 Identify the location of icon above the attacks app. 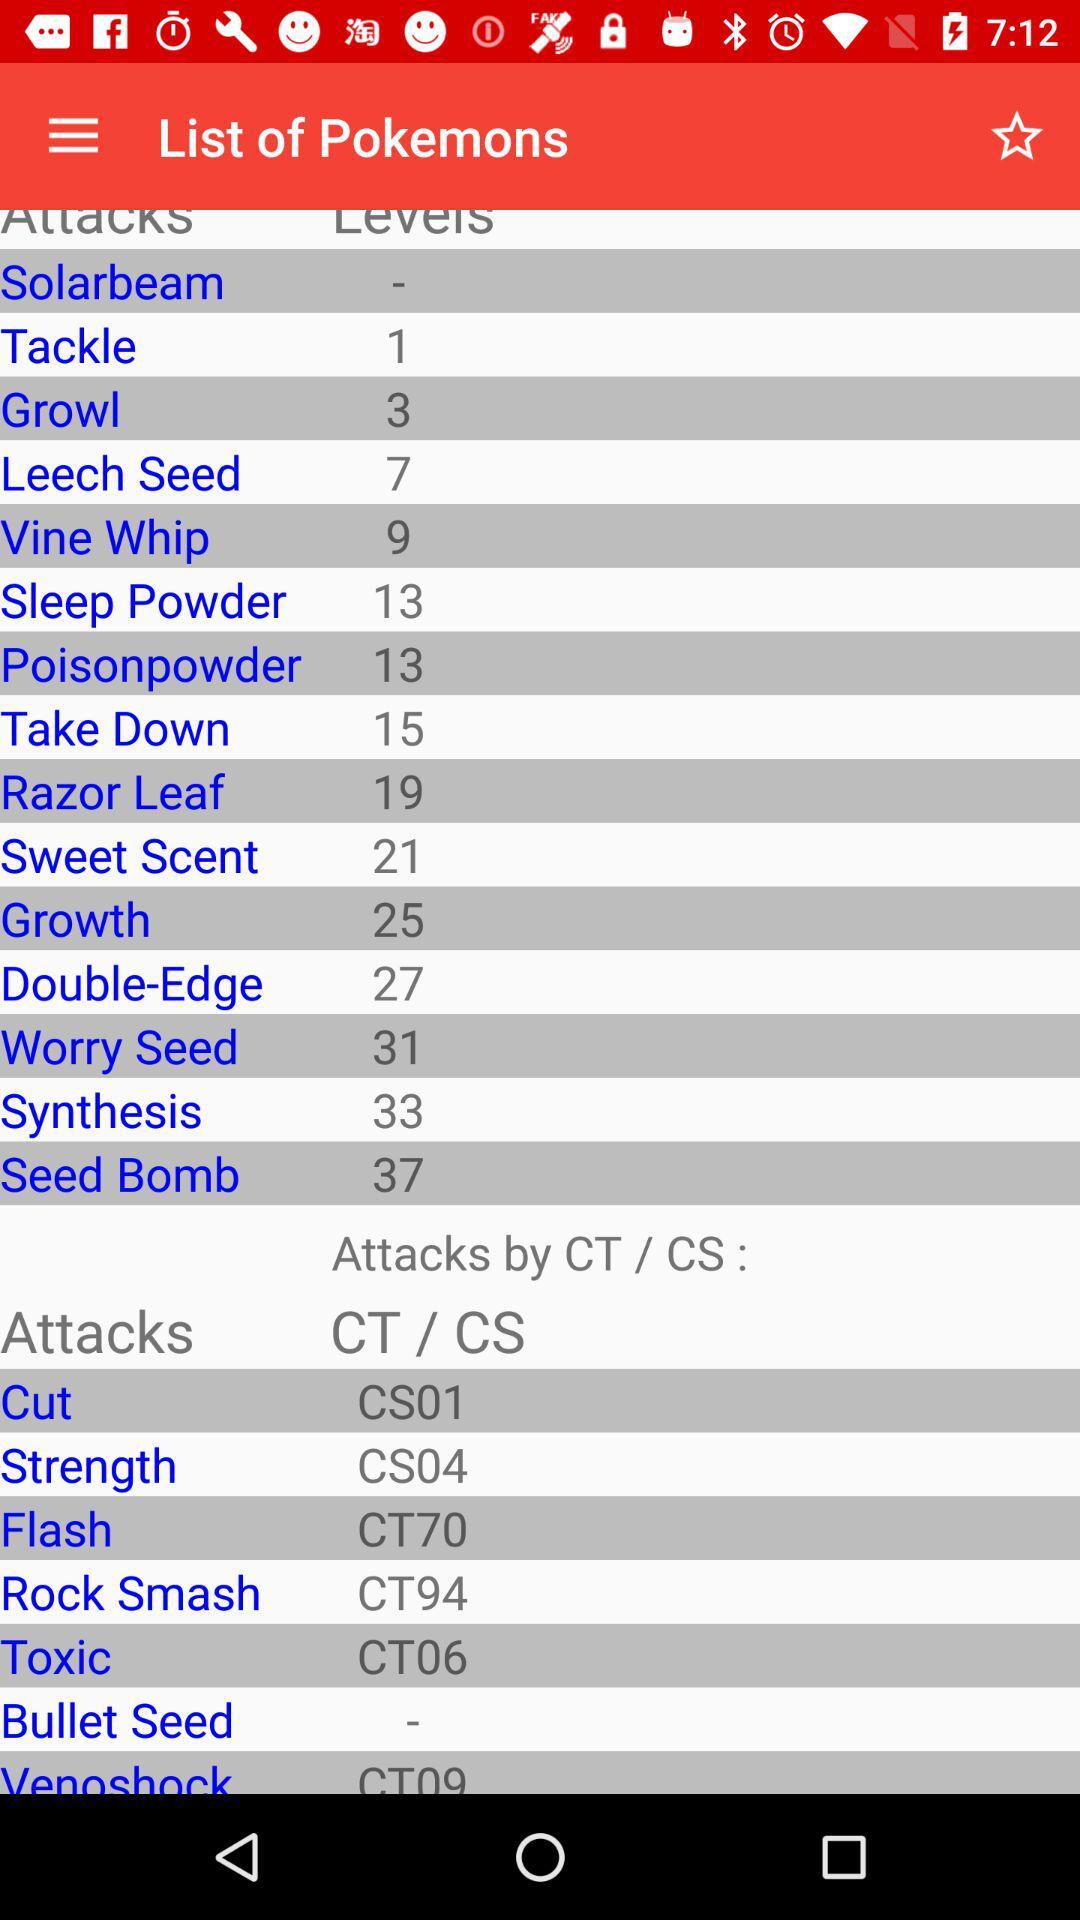
(72, 135).